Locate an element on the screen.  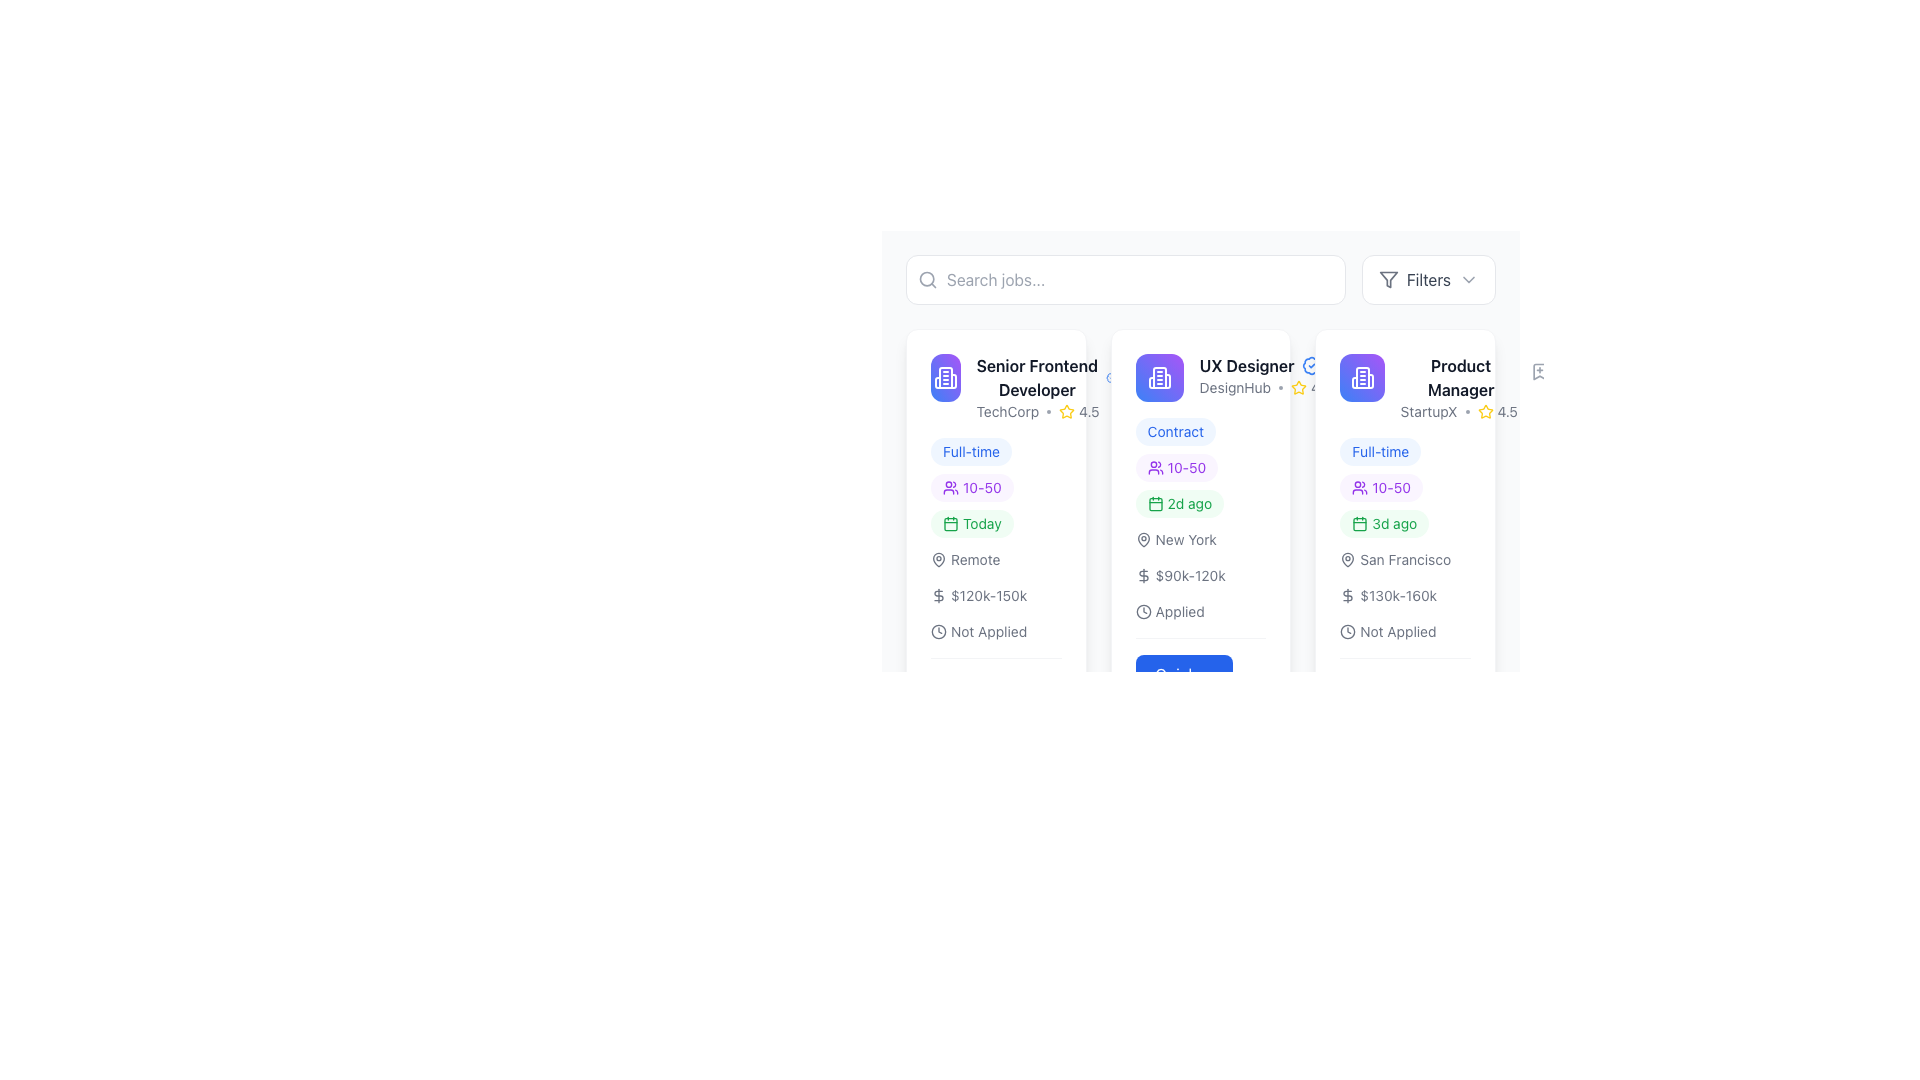
the pin-shaped Vector Icon located within the job listing card labeled 'Remote' on the leftmost side is located at coordinates (938, 559).